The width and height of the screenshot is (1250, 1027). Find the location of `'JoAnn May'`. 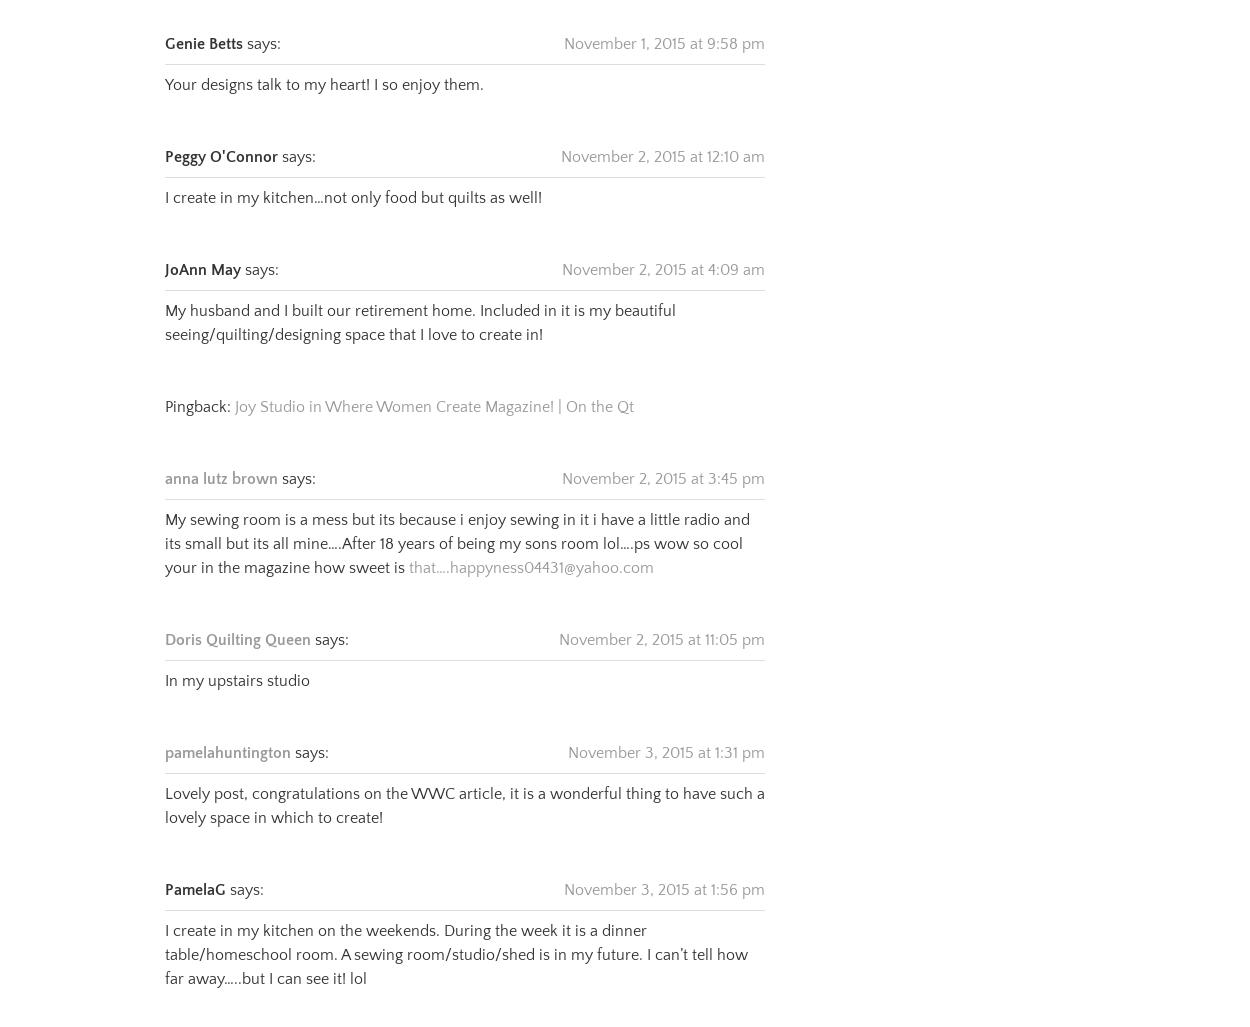

'JoAnn May' is located at coordinates (202, 245).